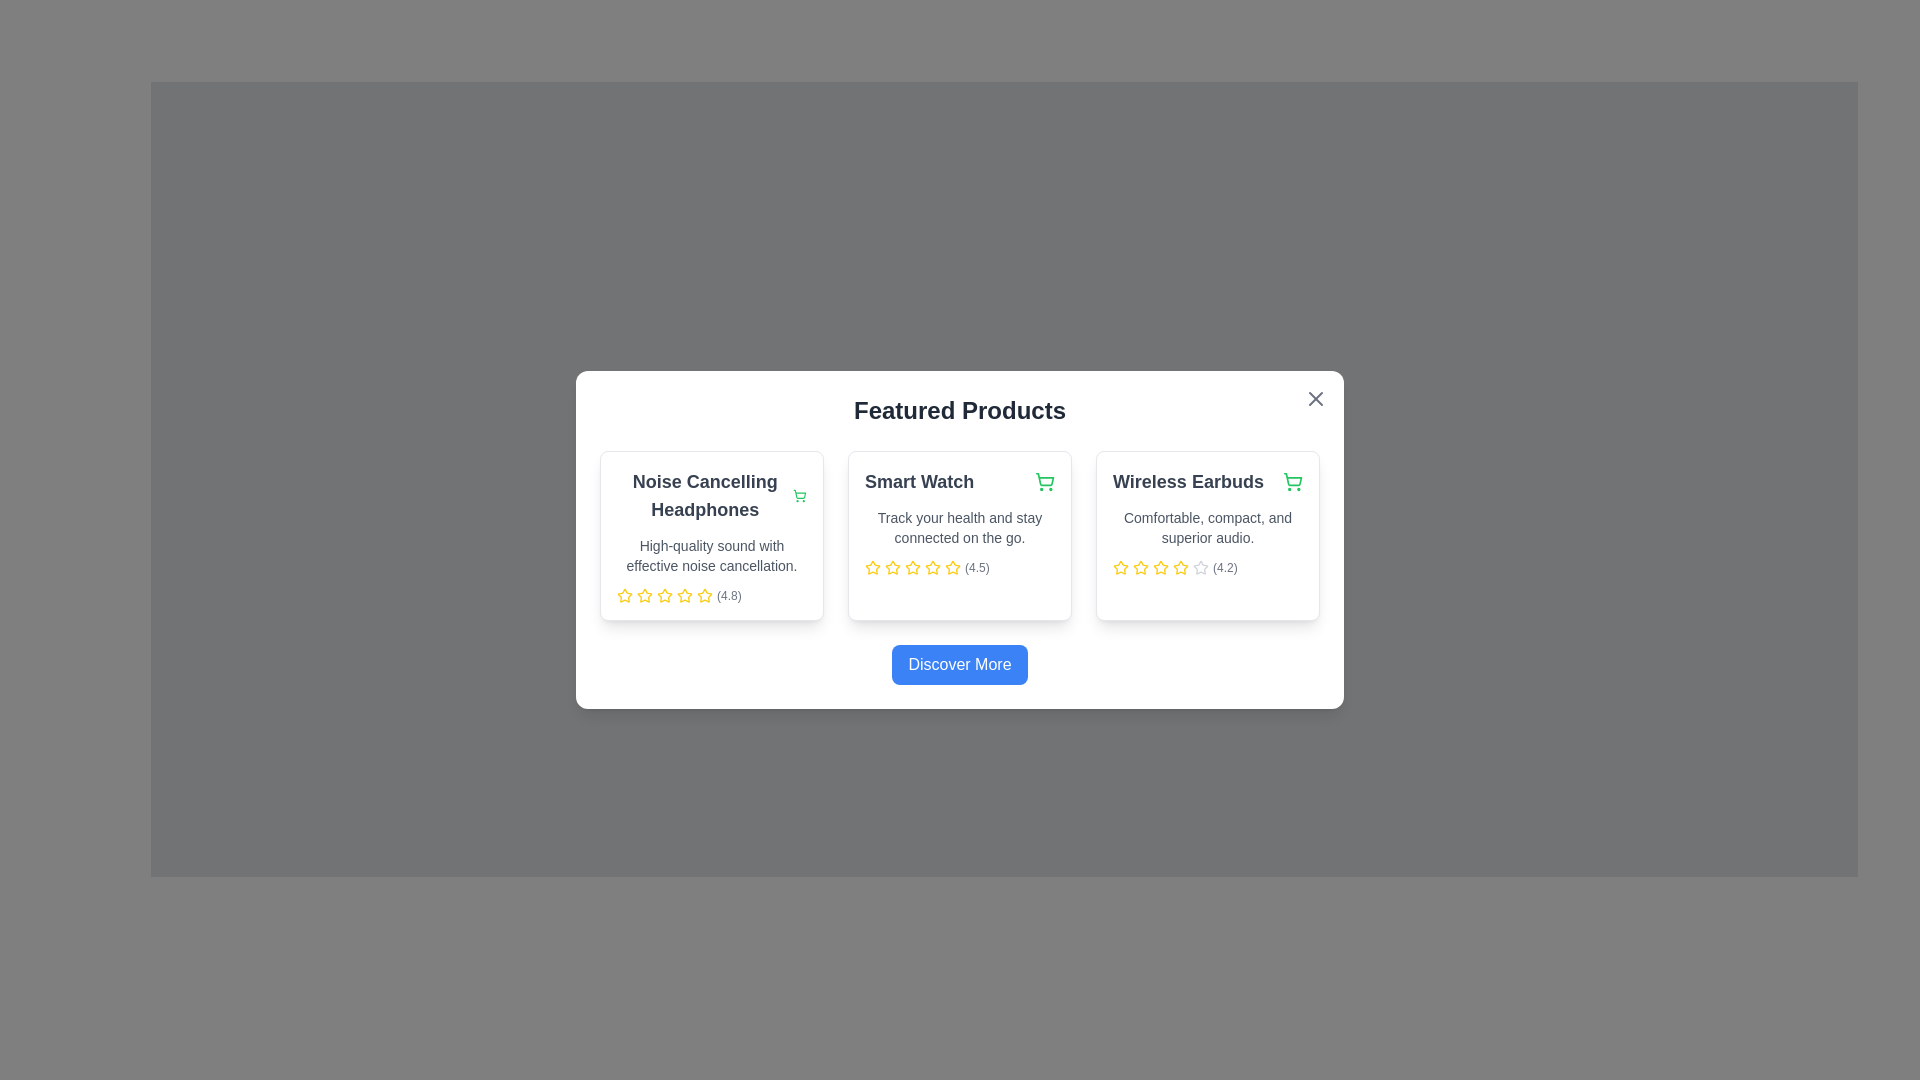 The height and width of the screenshot is (1080, 1920). Describe the element at coordinates (891, 567) in the screenshot. I see `the rating indication represented by the third yellow star icon in the rating system under the 'Smart Watch' product card` at that location.